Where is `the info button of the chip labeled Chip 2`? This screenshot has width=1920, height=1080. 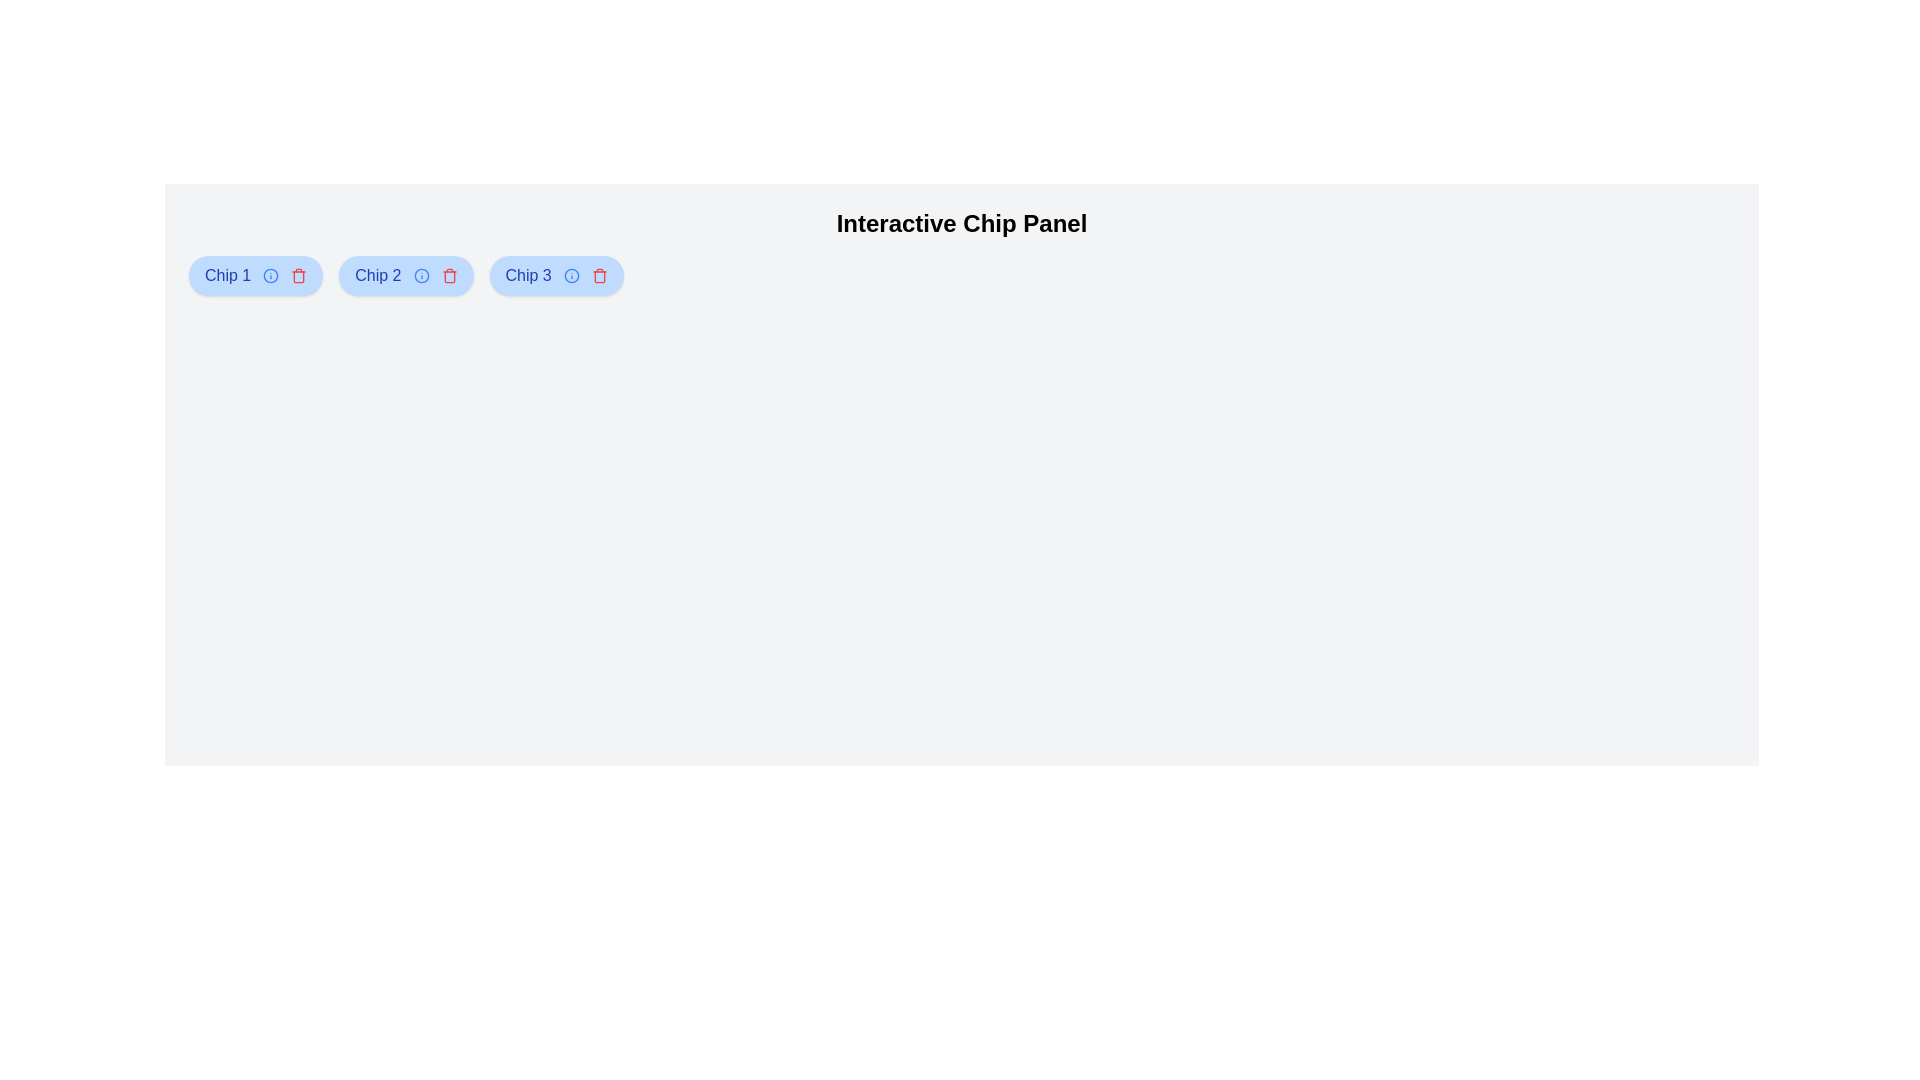 the info button of the chip labeled Chip 2 is located at coordinates (420, 276).